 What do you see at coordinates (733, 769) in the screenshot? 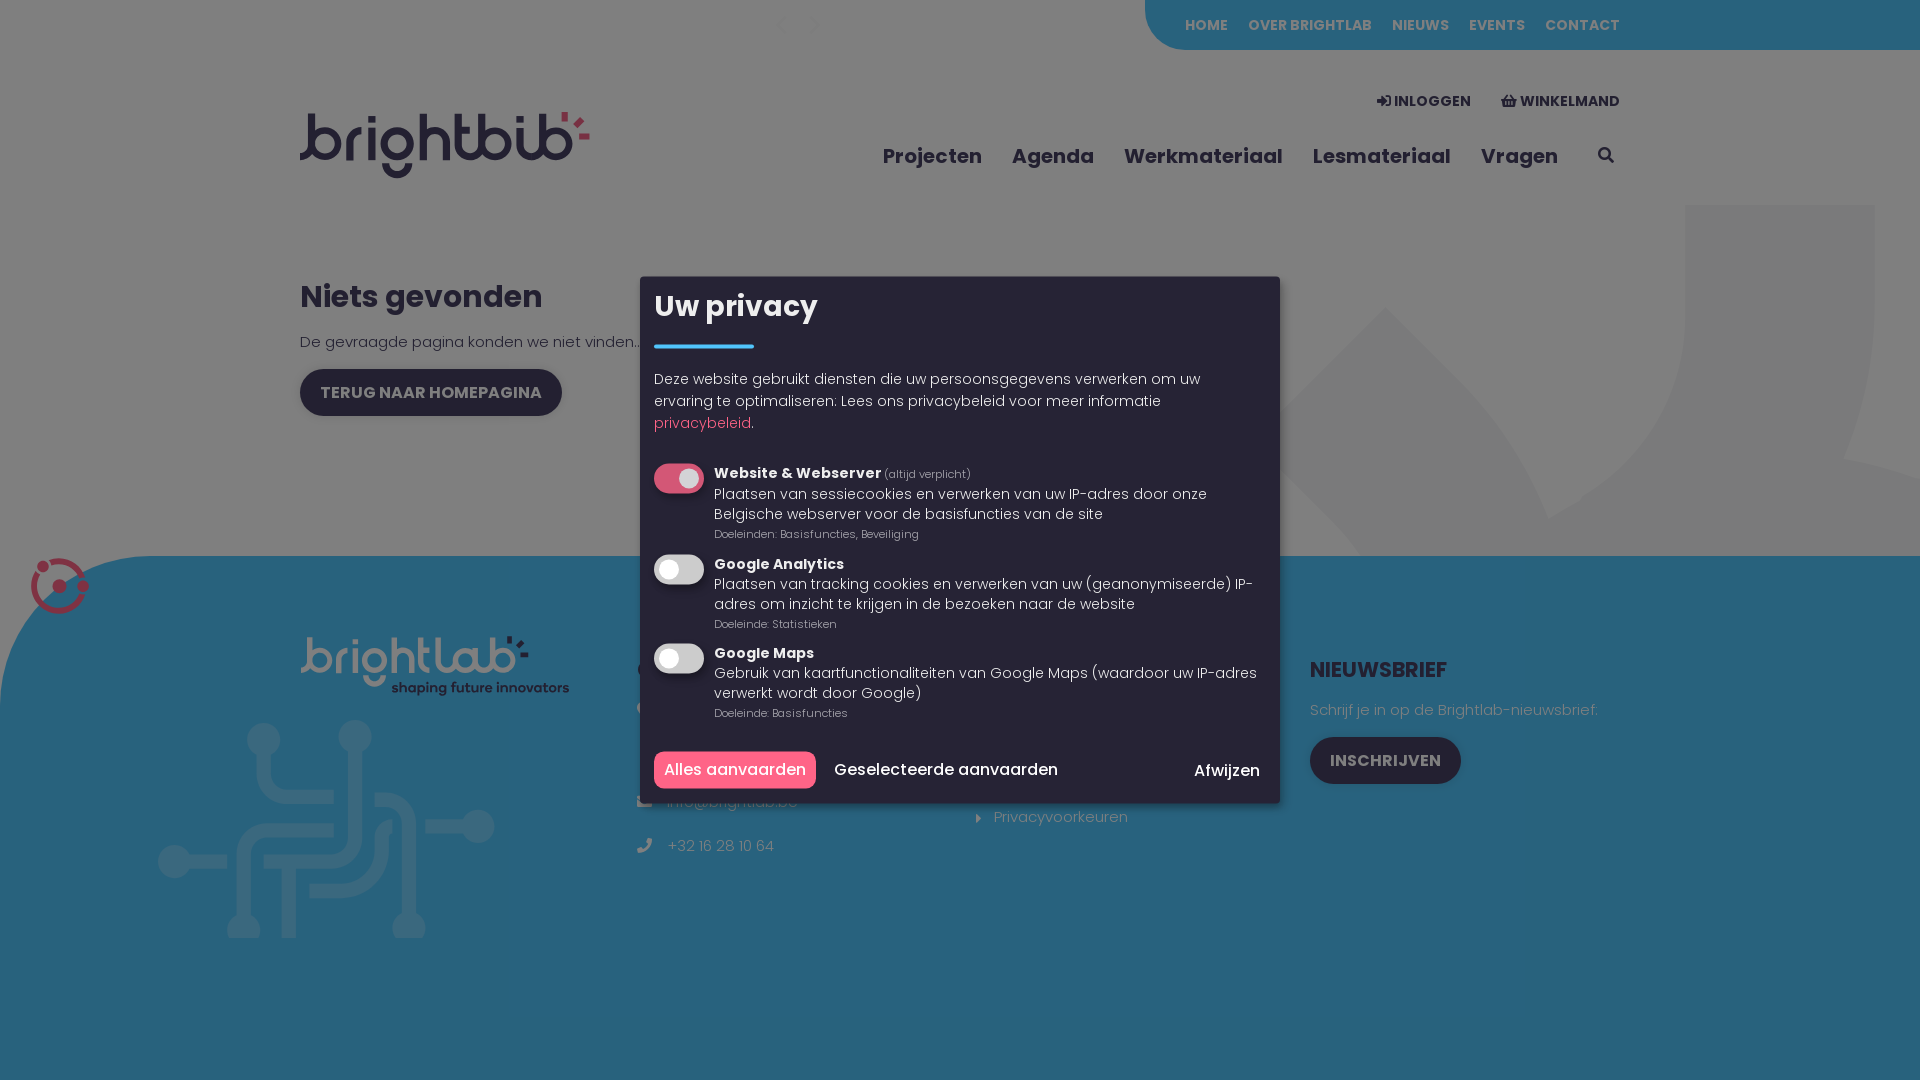
I see `'Alles aanvaarden'` at bounding box center [733, 769].